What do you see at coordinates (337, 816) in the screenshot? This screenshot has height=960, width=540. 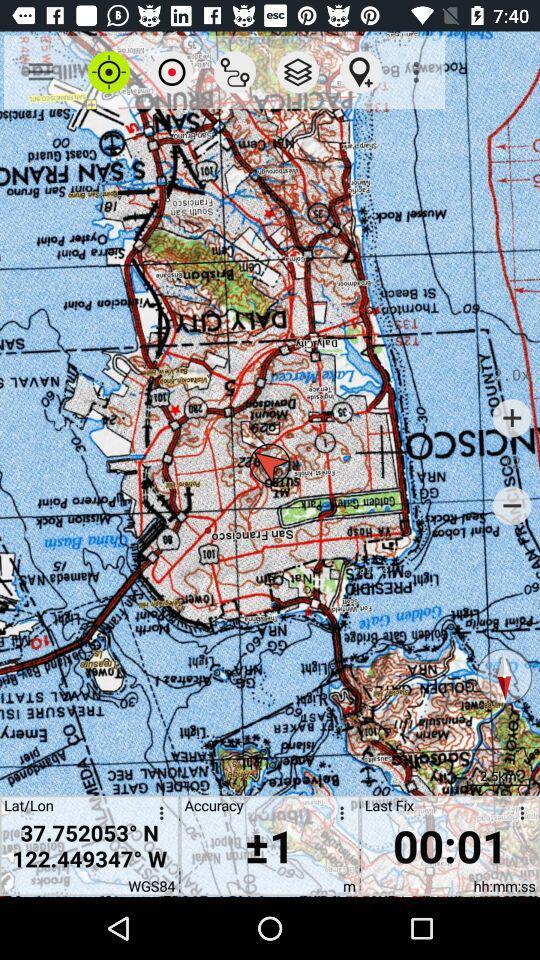 I see `open accuracy menu options` at bounding box center [337, 816].